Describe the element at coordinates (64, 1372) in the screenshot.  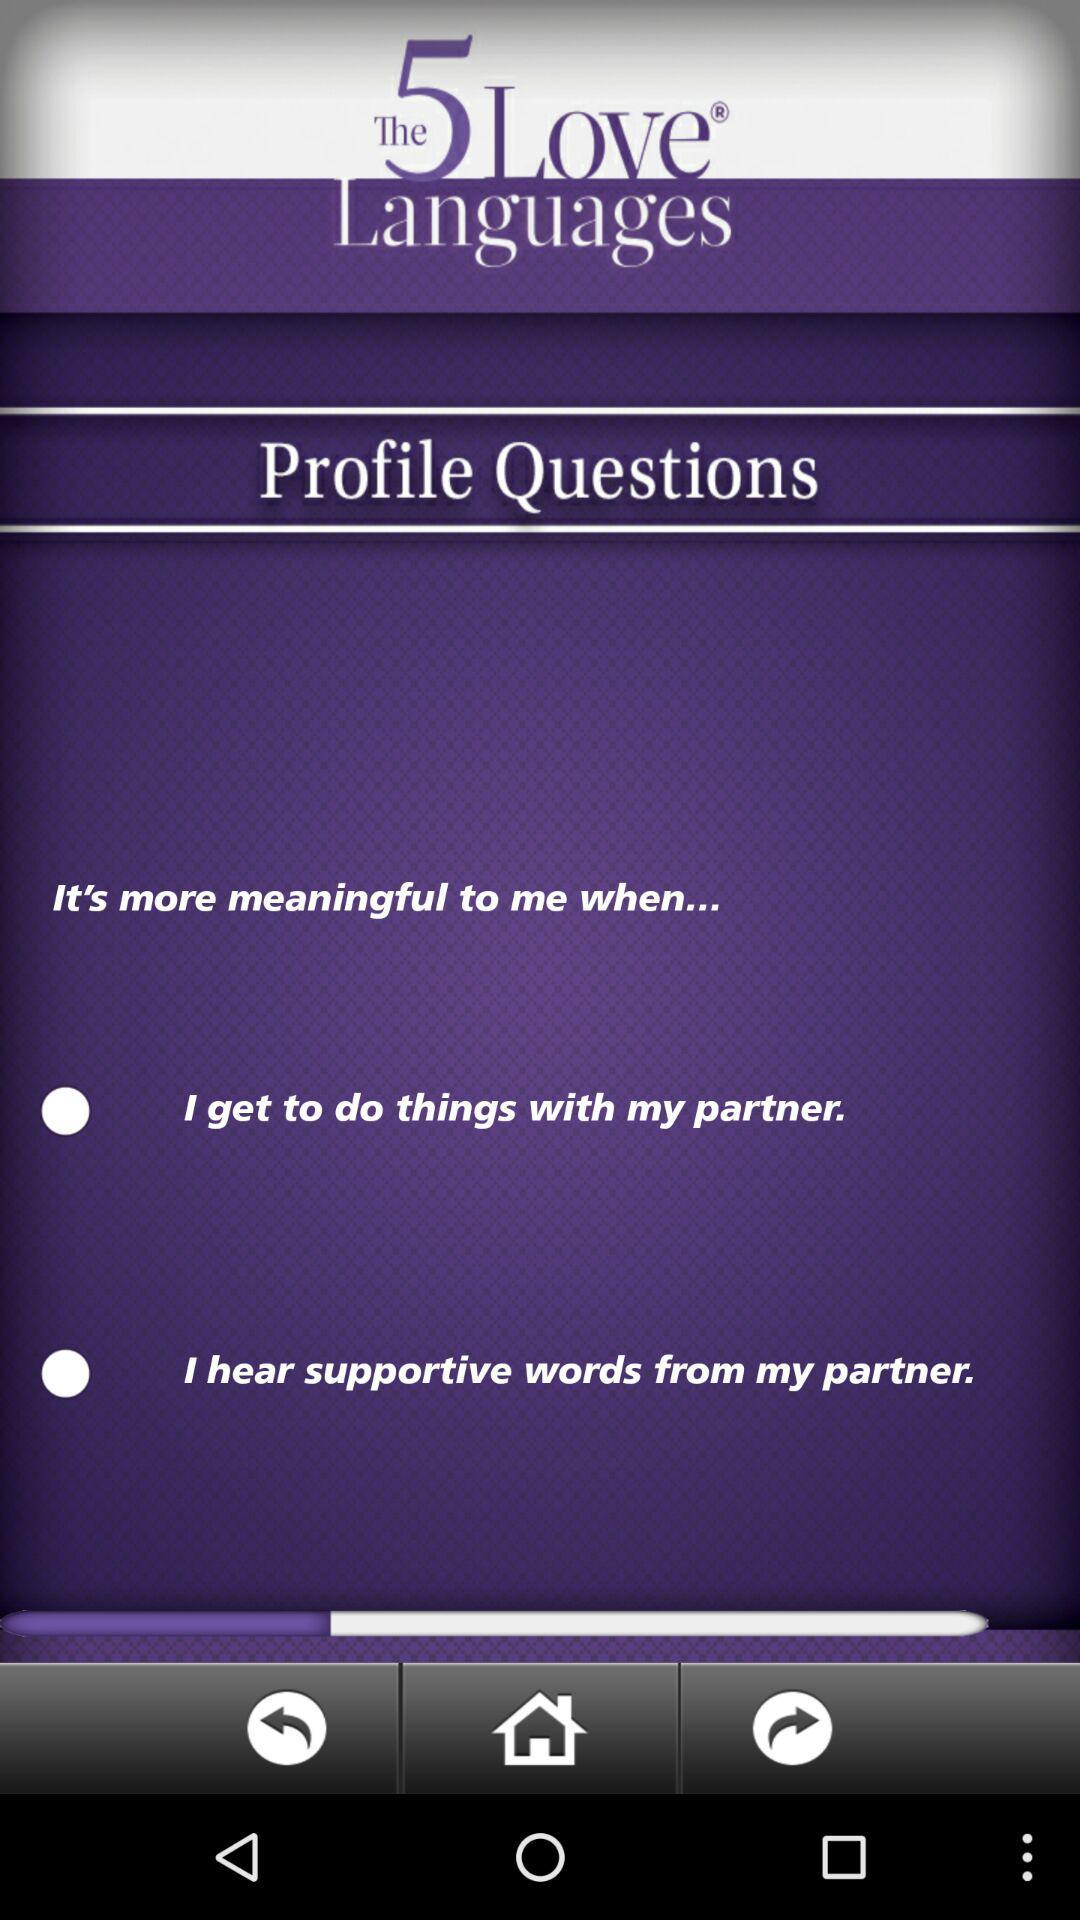
I see `choose this option` at that location.